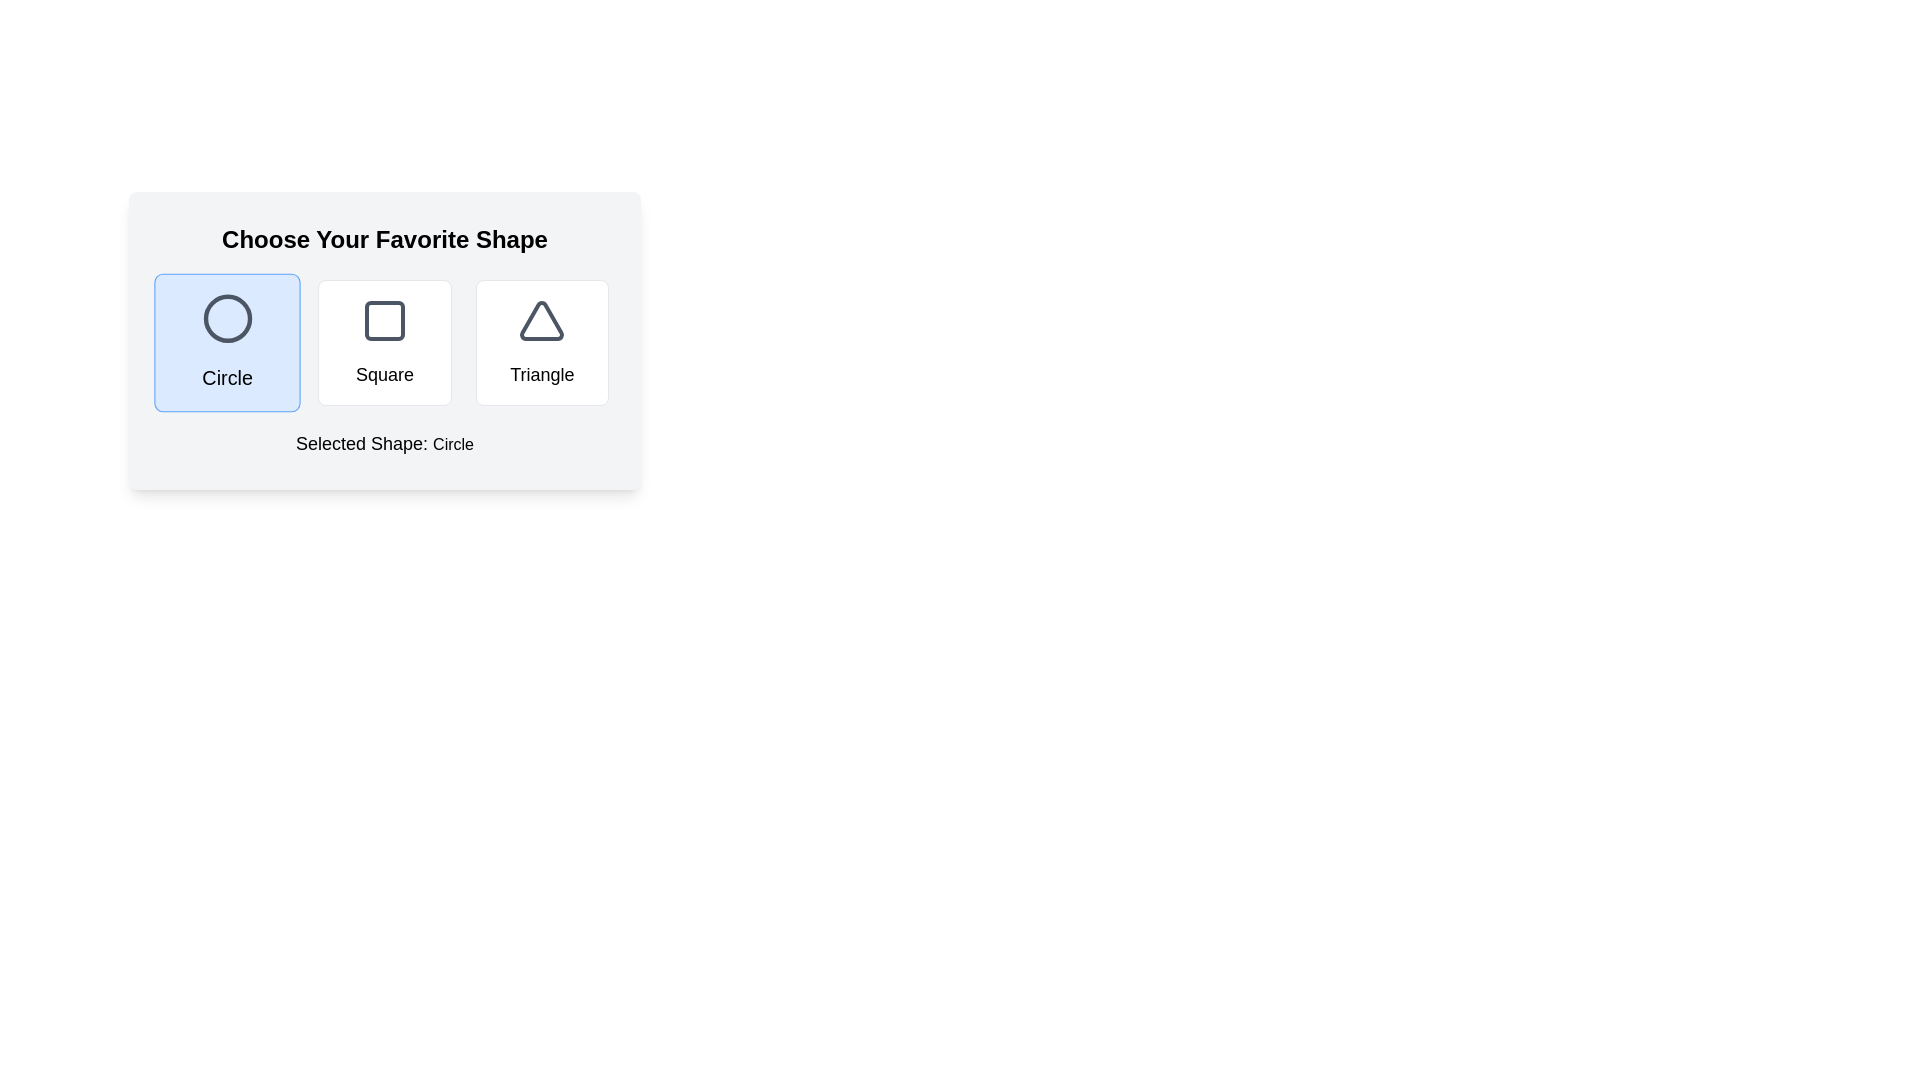  What do you see at coordinates (384, 238) in the screenshot?
I see `the heading text that instructs the user to choose their preferred shape, positioned at the top center of the section` at bounding box center [384, 238].